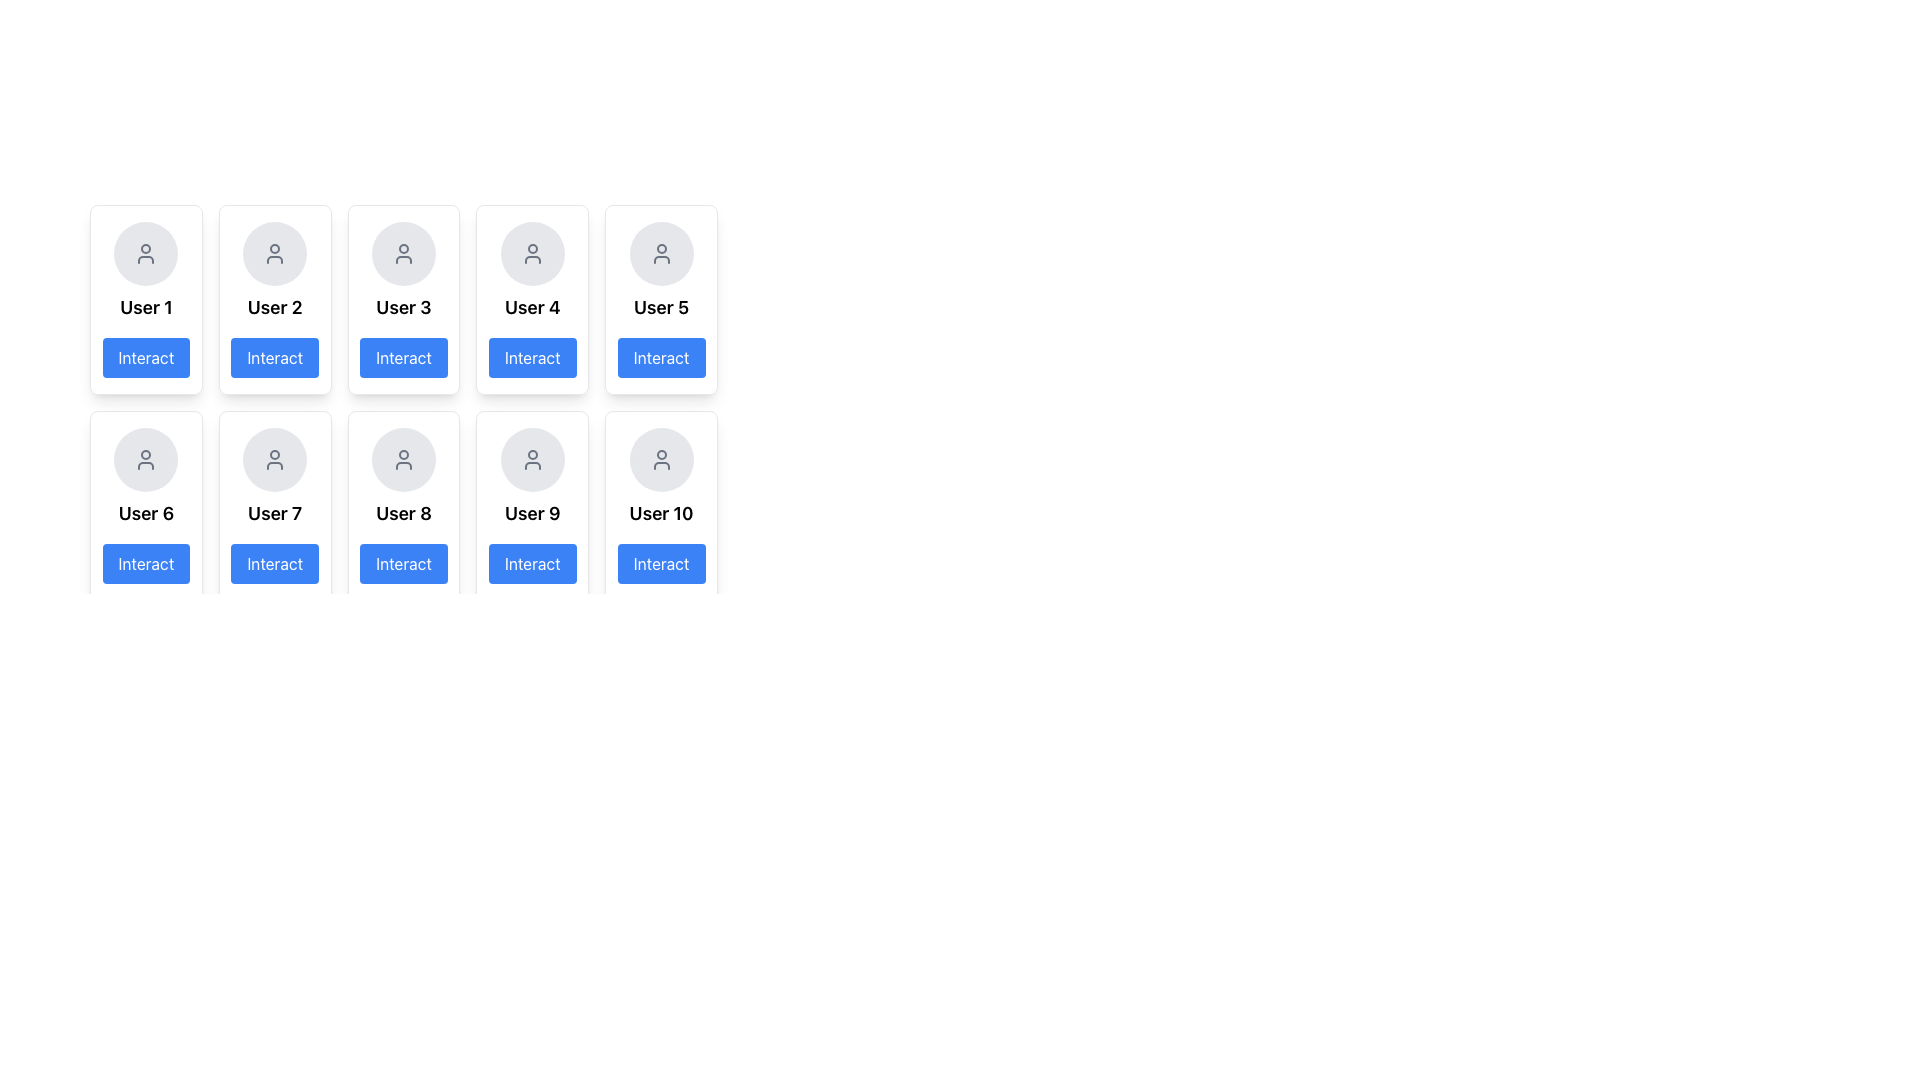 The image size is (1920, 1080). What do you see at coordinates (402, 459) in the screenshot?
I see `the user profile icon located above the label 'User 8' in the second row, third column of the grid layout` at bounding box center [402, 459].